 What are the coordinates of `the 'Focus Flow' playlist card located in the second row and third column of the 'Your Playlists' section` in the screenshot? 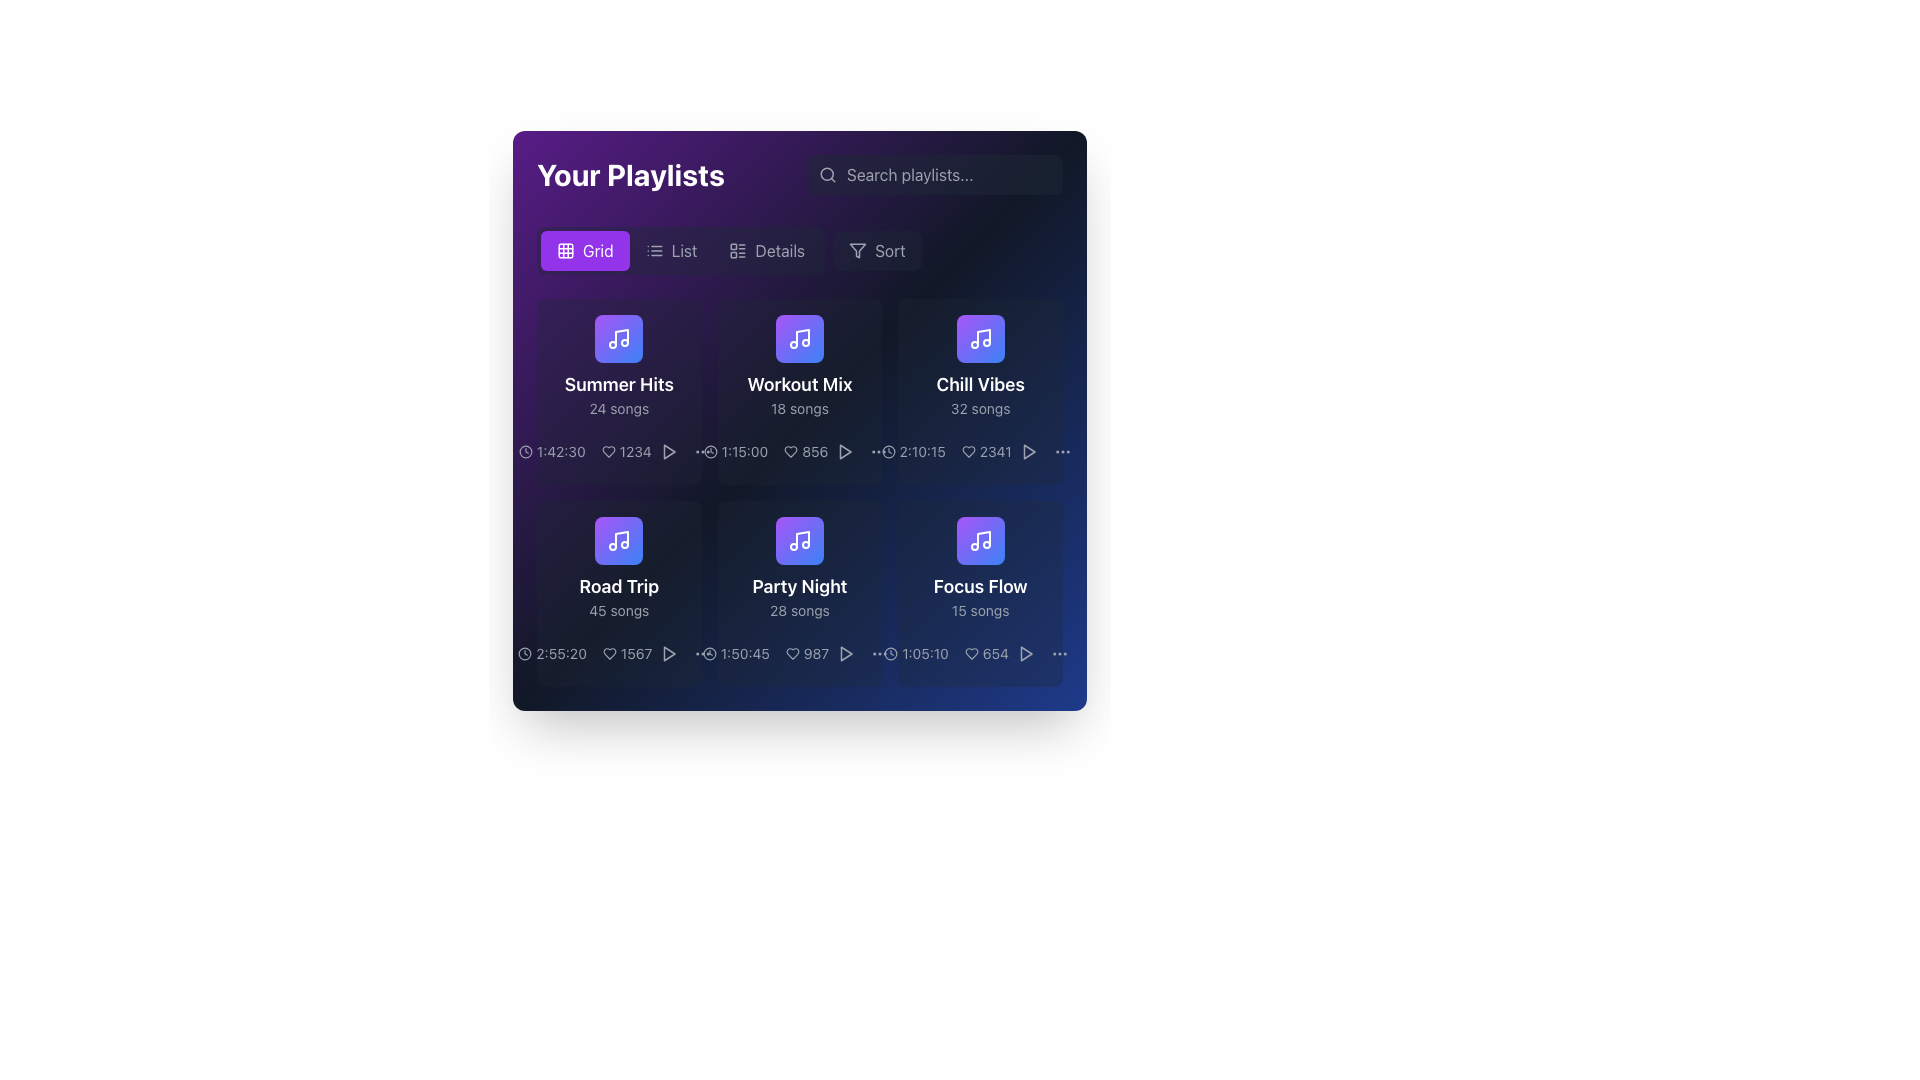 It's located at (980, 569).